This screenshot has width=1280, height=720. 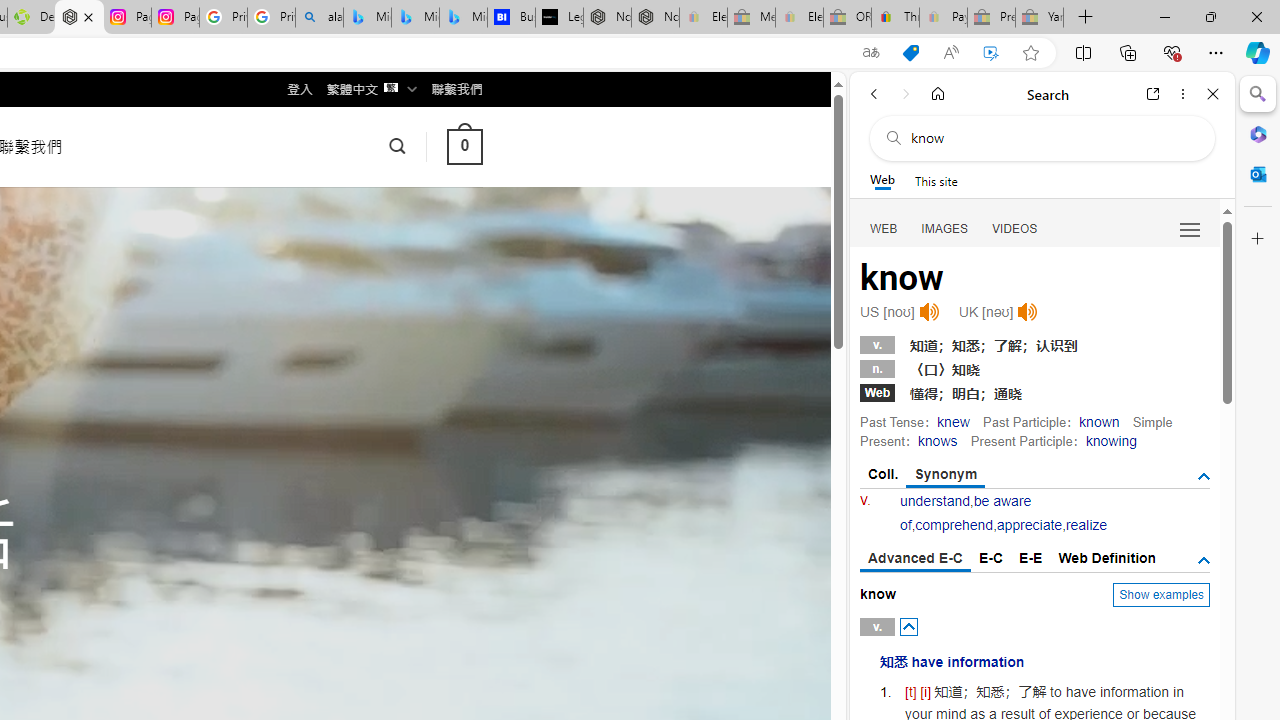 I want to click on 'realize', so click(x=1085, y=524).